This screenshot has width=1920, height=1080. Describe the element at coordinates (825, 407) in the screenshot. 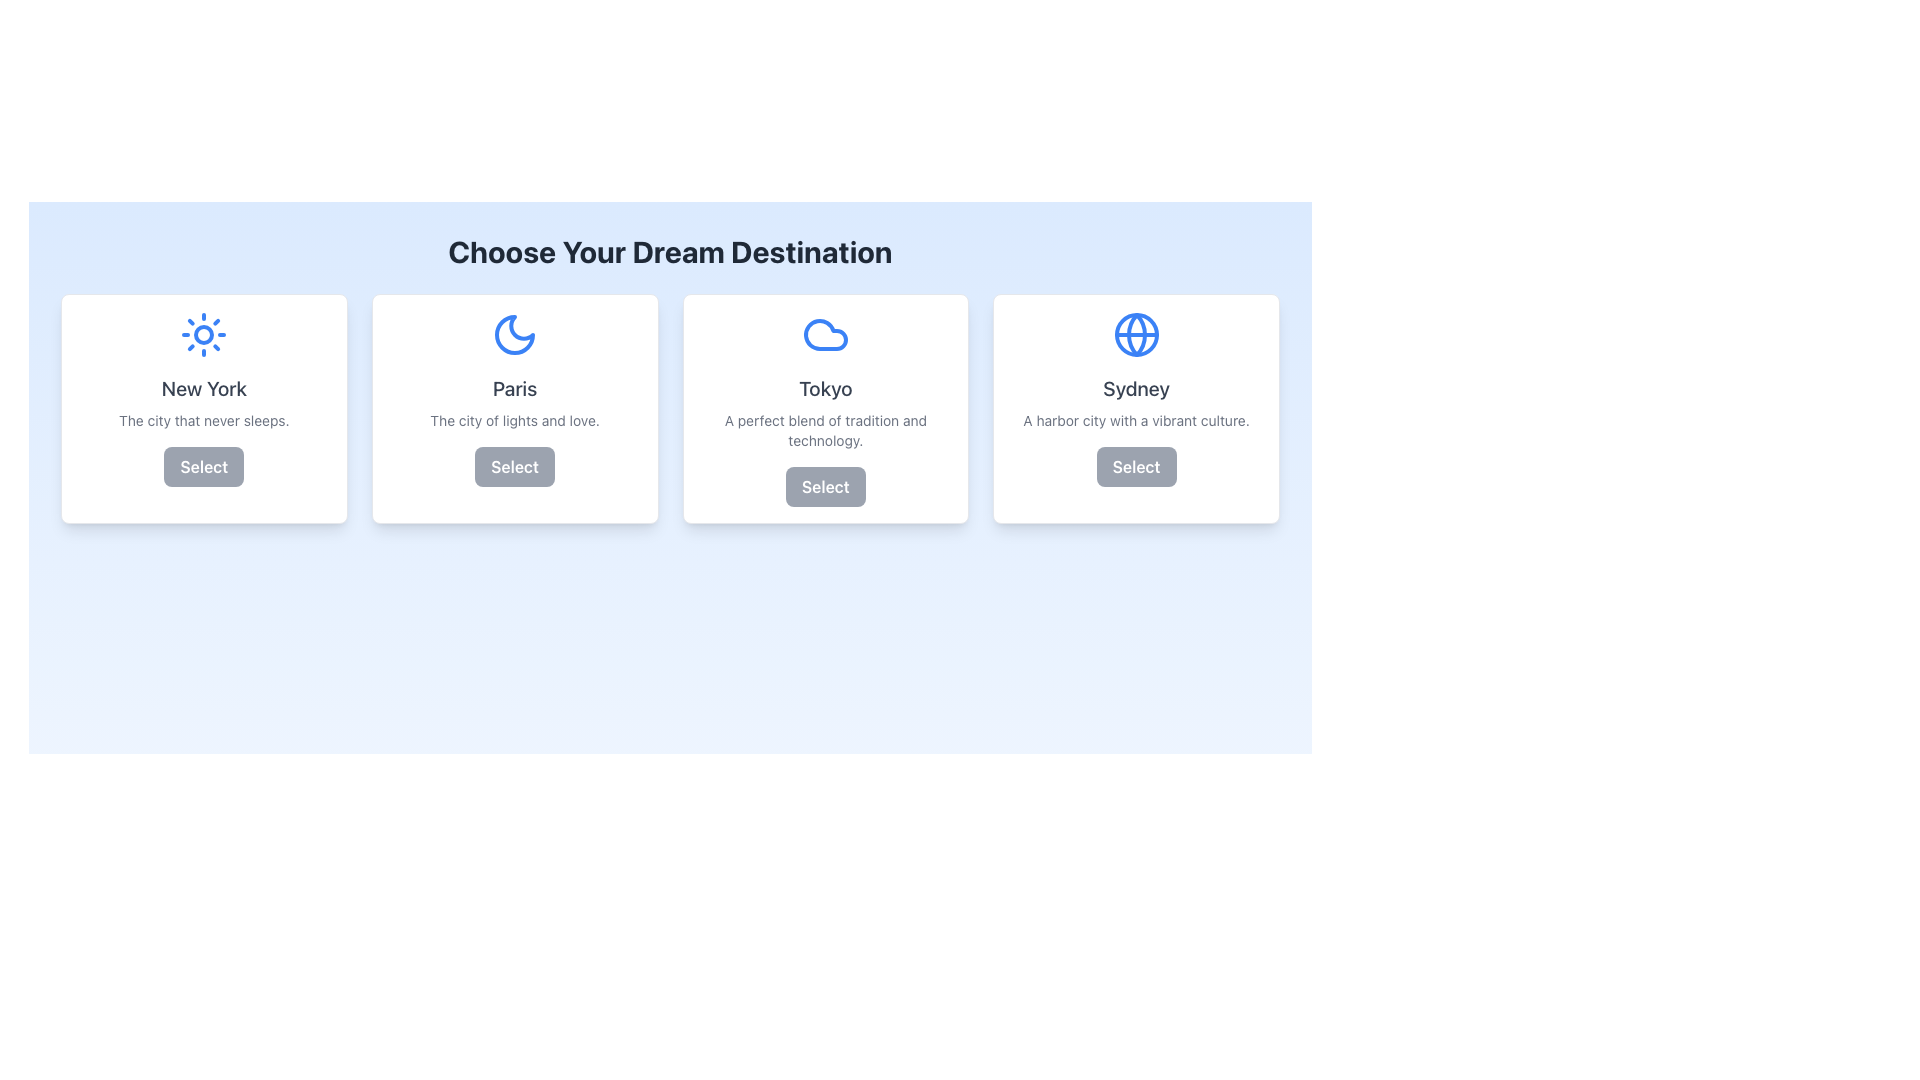

I see `the card containing information about Tokyo, located in the third column of a four-item grid layout, to observe any hover effects` at that location.